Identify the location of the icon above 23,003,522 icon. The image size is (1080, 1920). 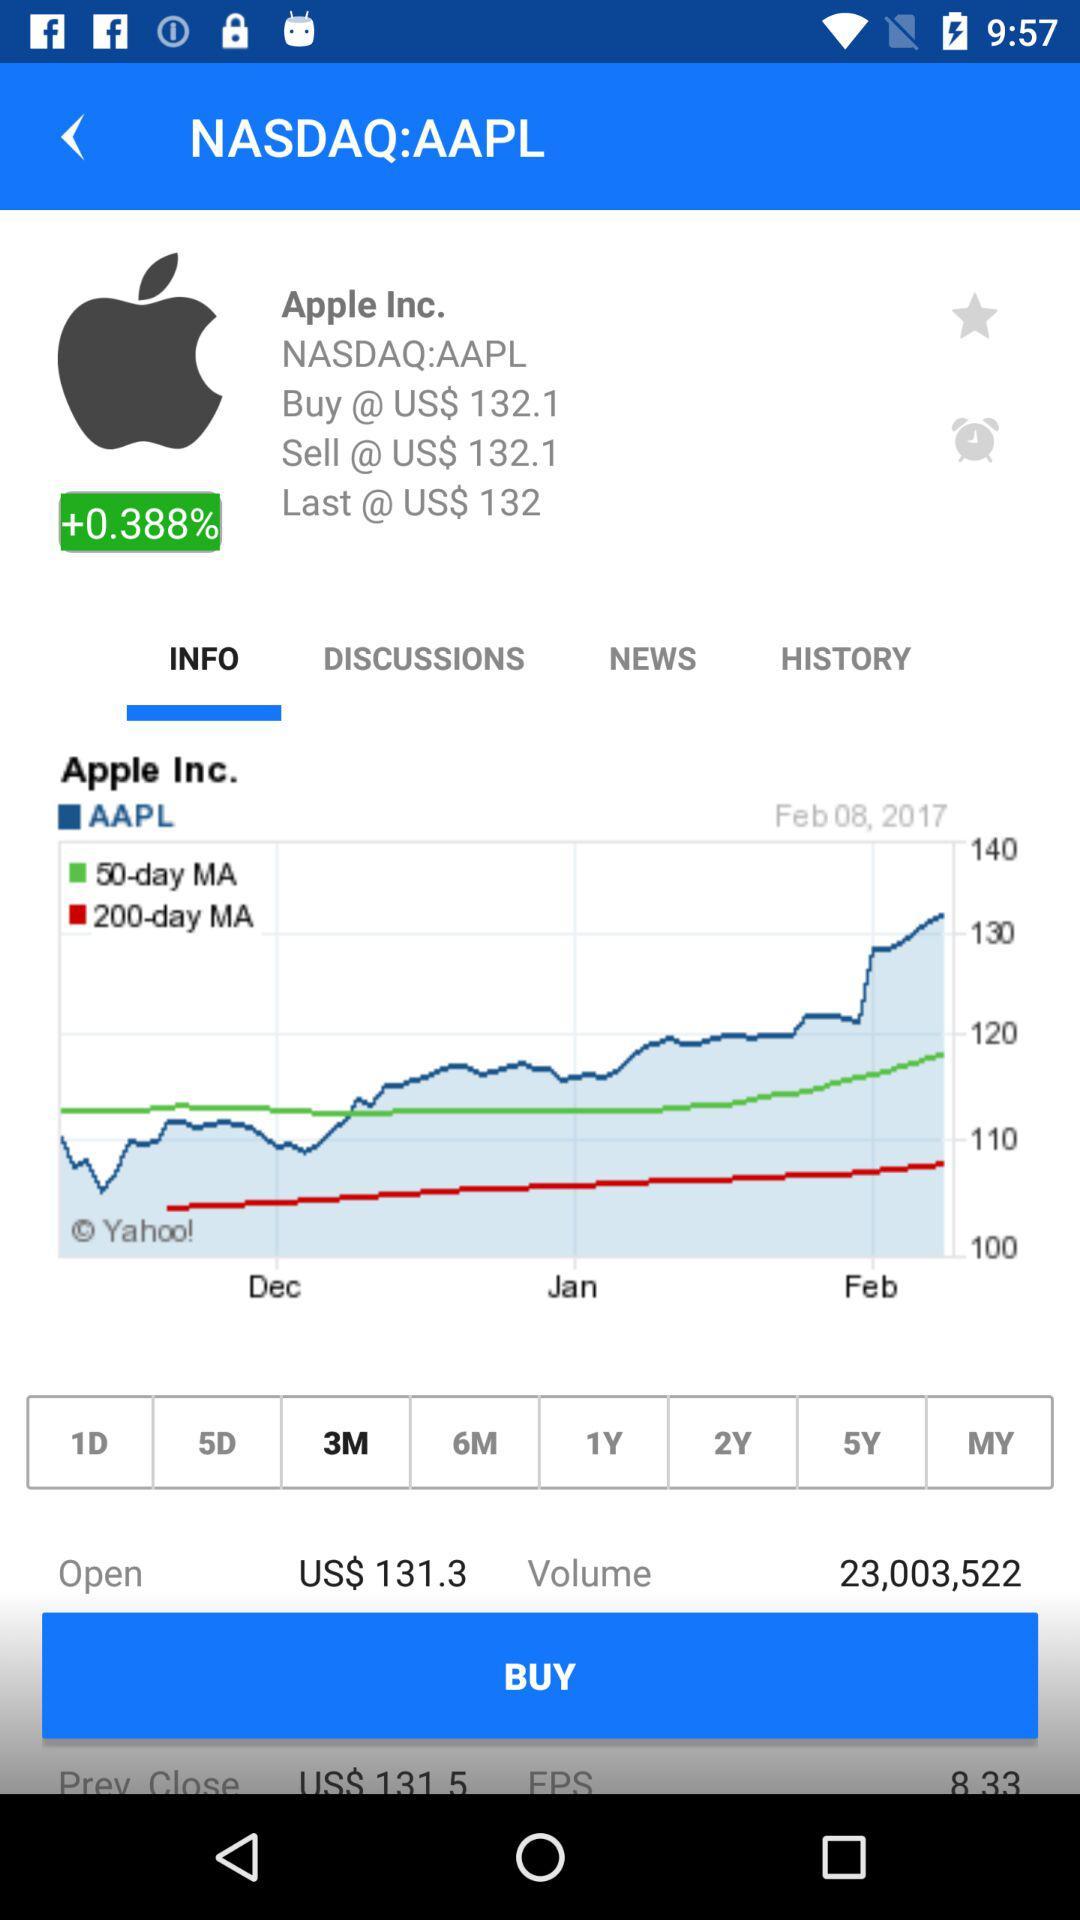
(990, 1442).